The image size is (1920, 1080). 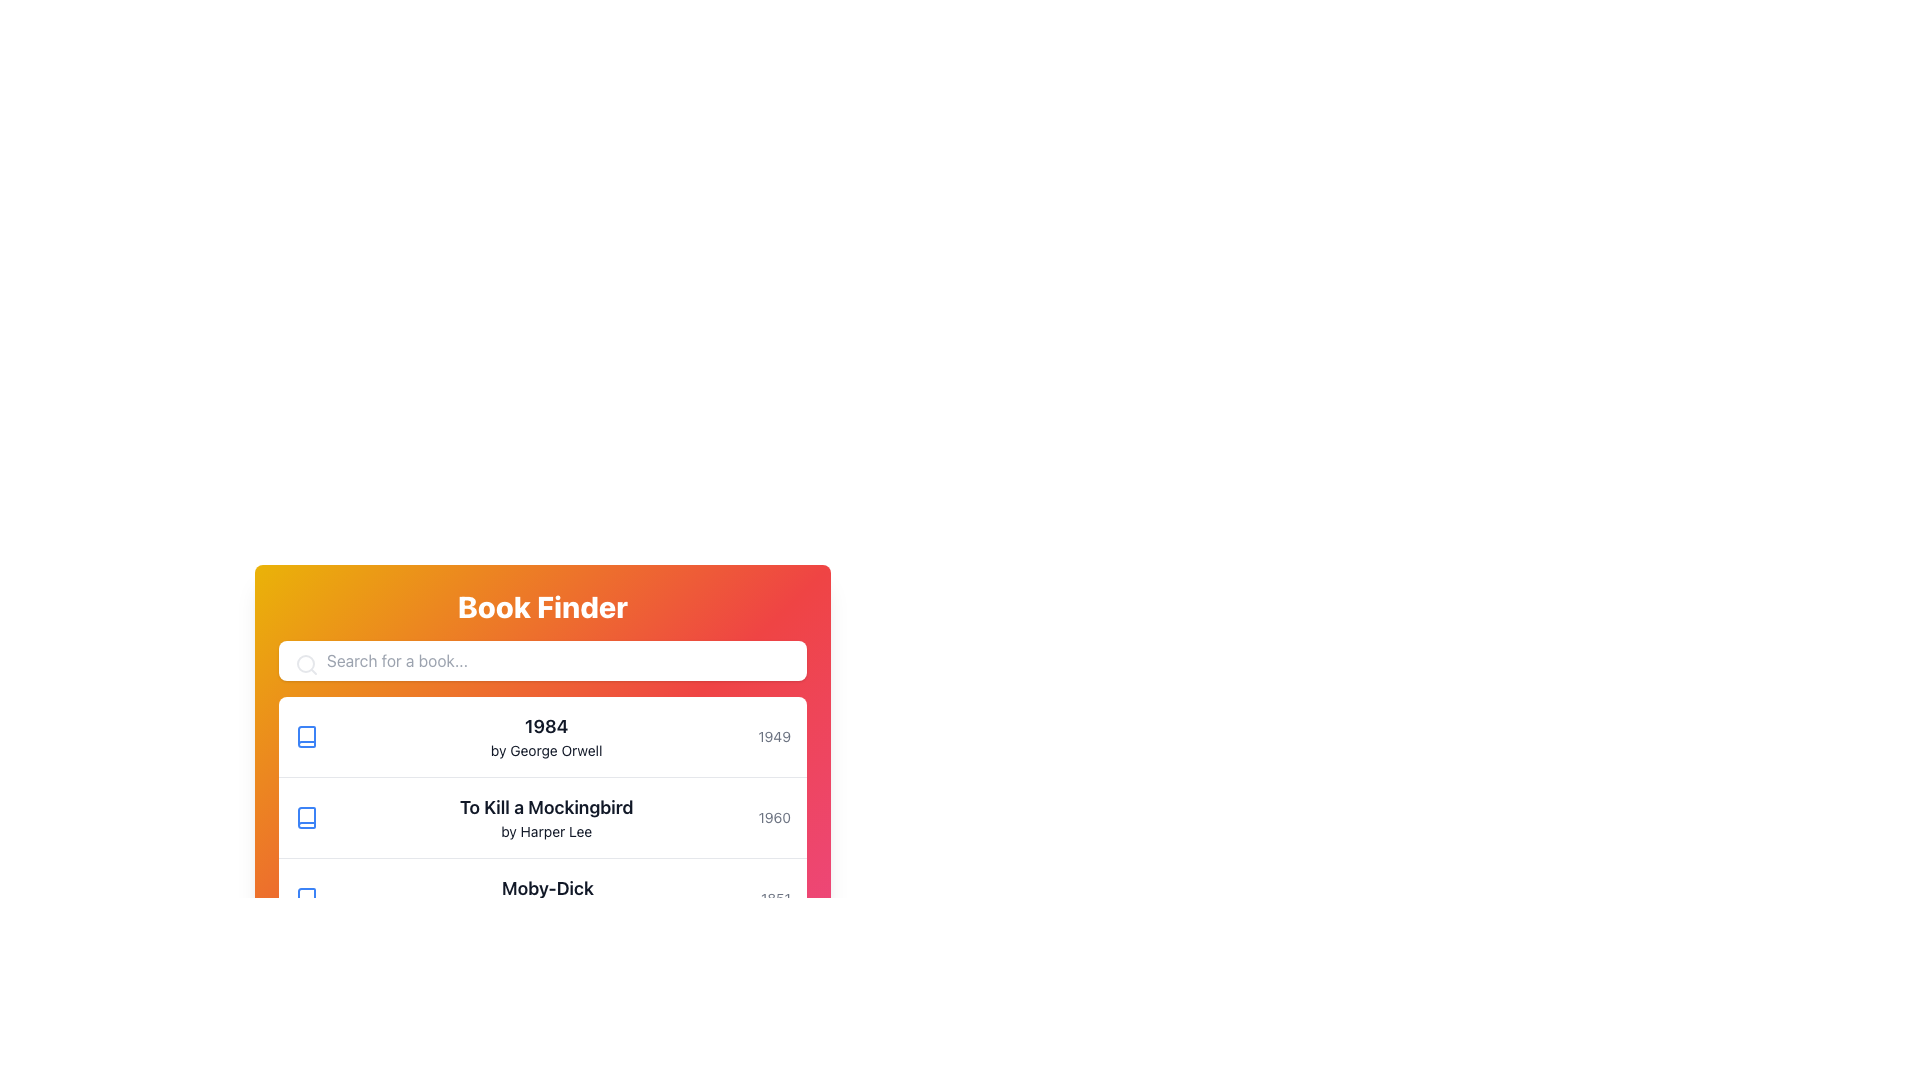 What do you see at coordinates (546, 751) in the screenshot?
I see `the static text label displaying the author name for the book '1984', located immediately below the title within the vertical list of book entries` at bounding box center [546, 751].